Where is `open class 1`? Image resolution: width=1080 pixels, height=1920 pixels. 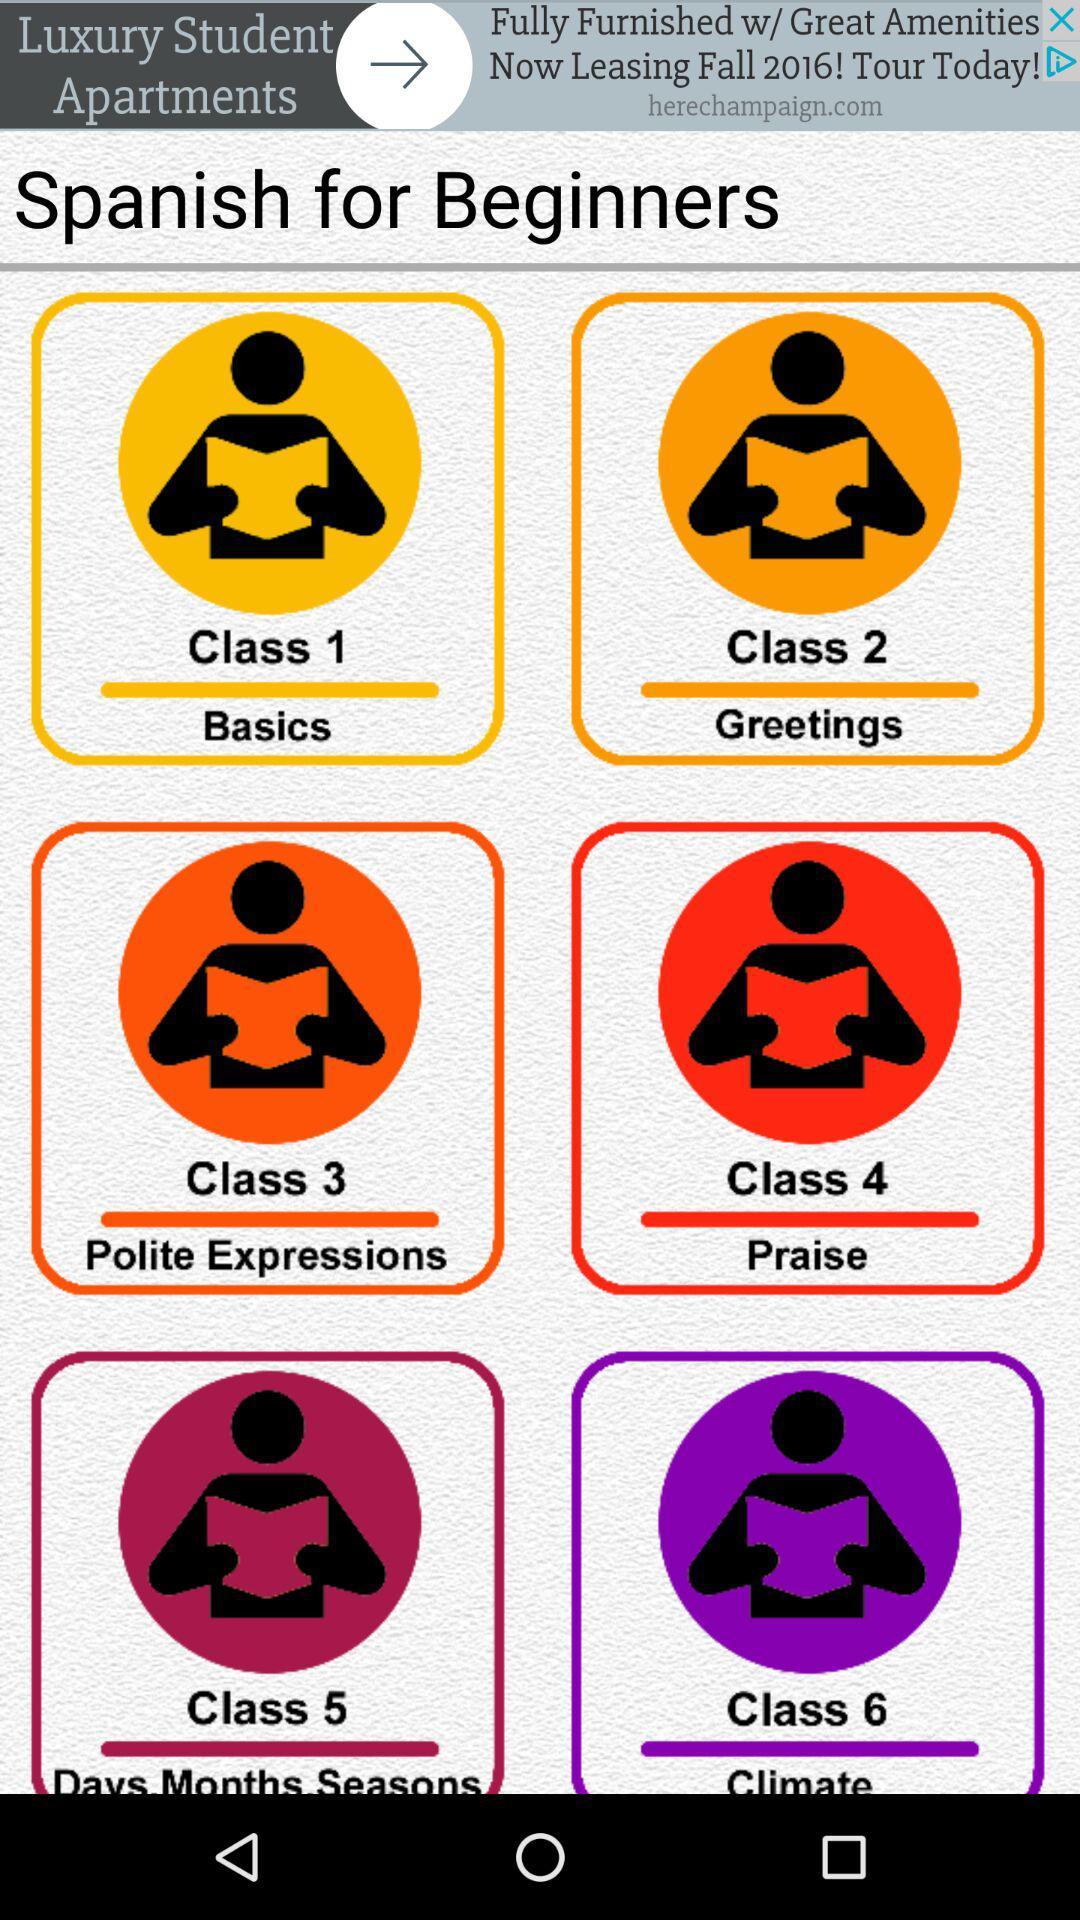
open class 1 is located at coordinates (270, 536).